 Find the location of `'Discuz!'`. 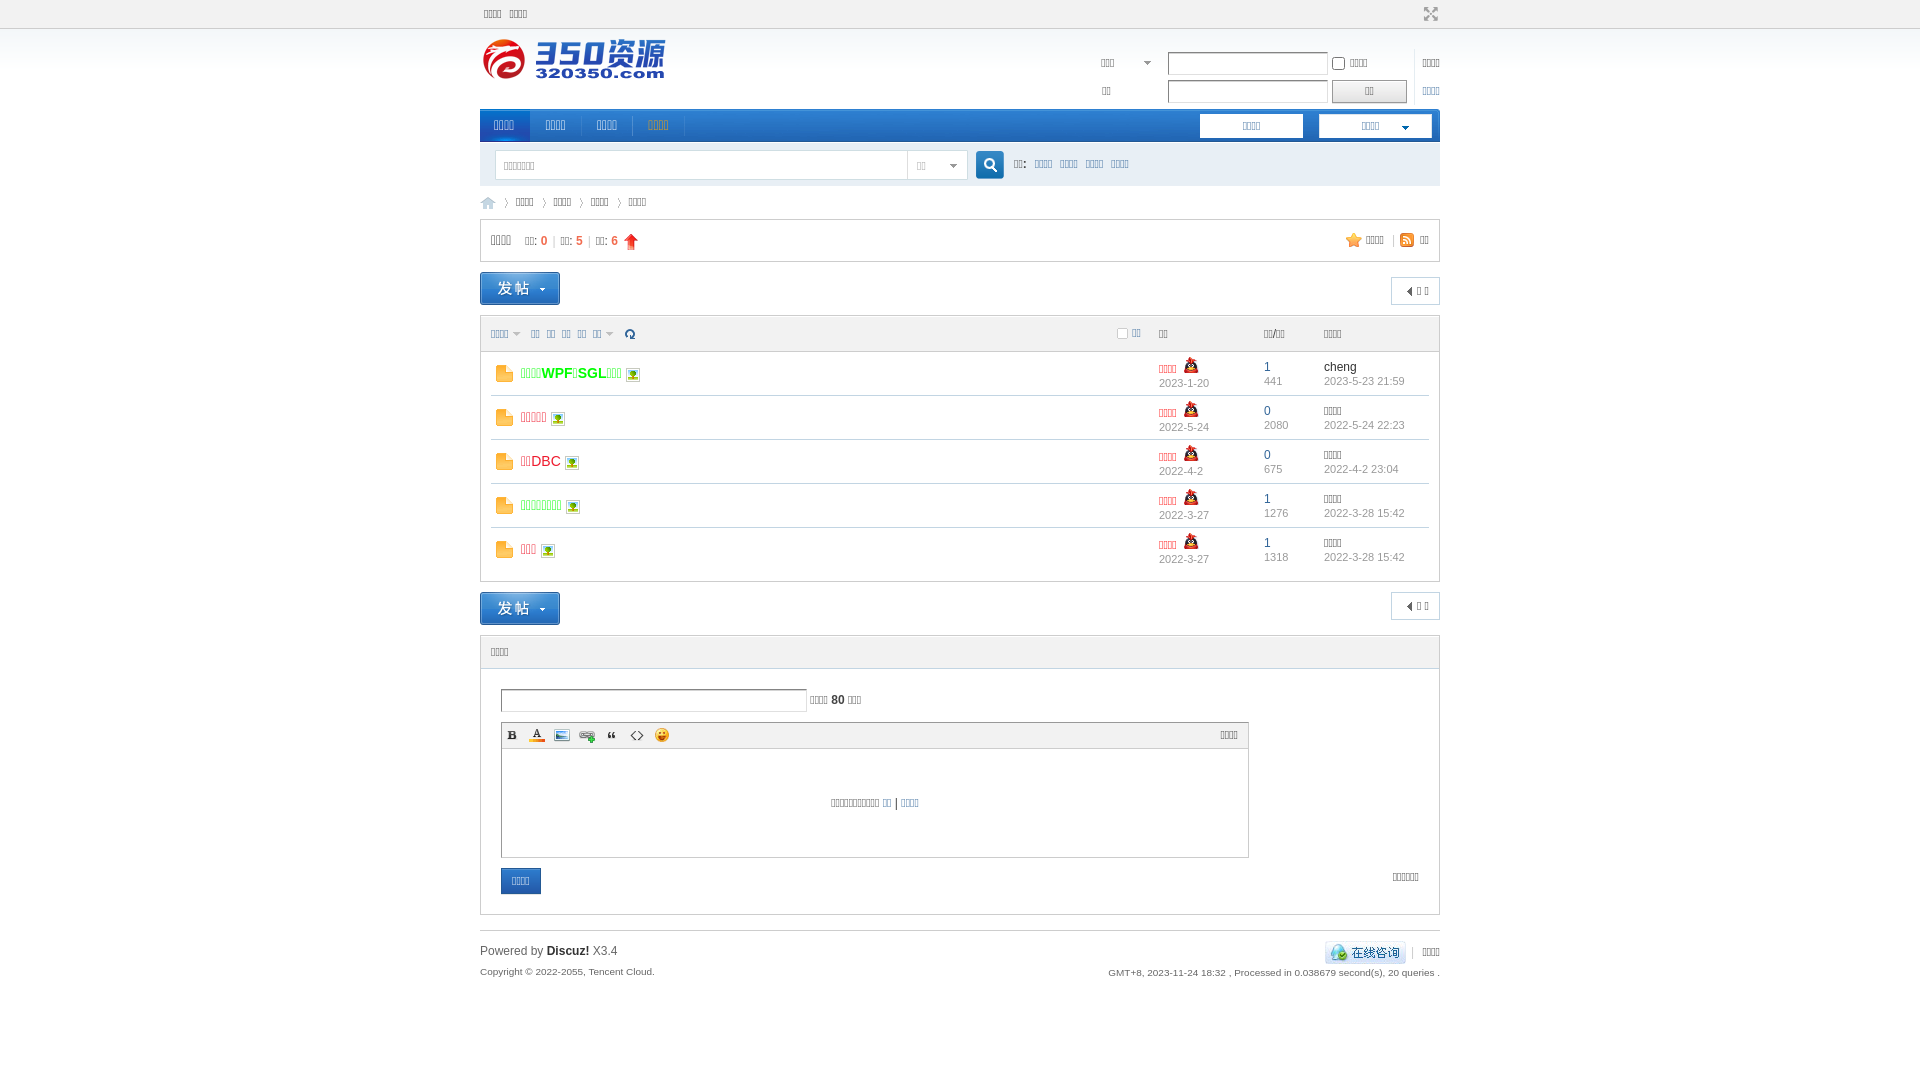

'Discuz!' is located at coordinates (567, 950).